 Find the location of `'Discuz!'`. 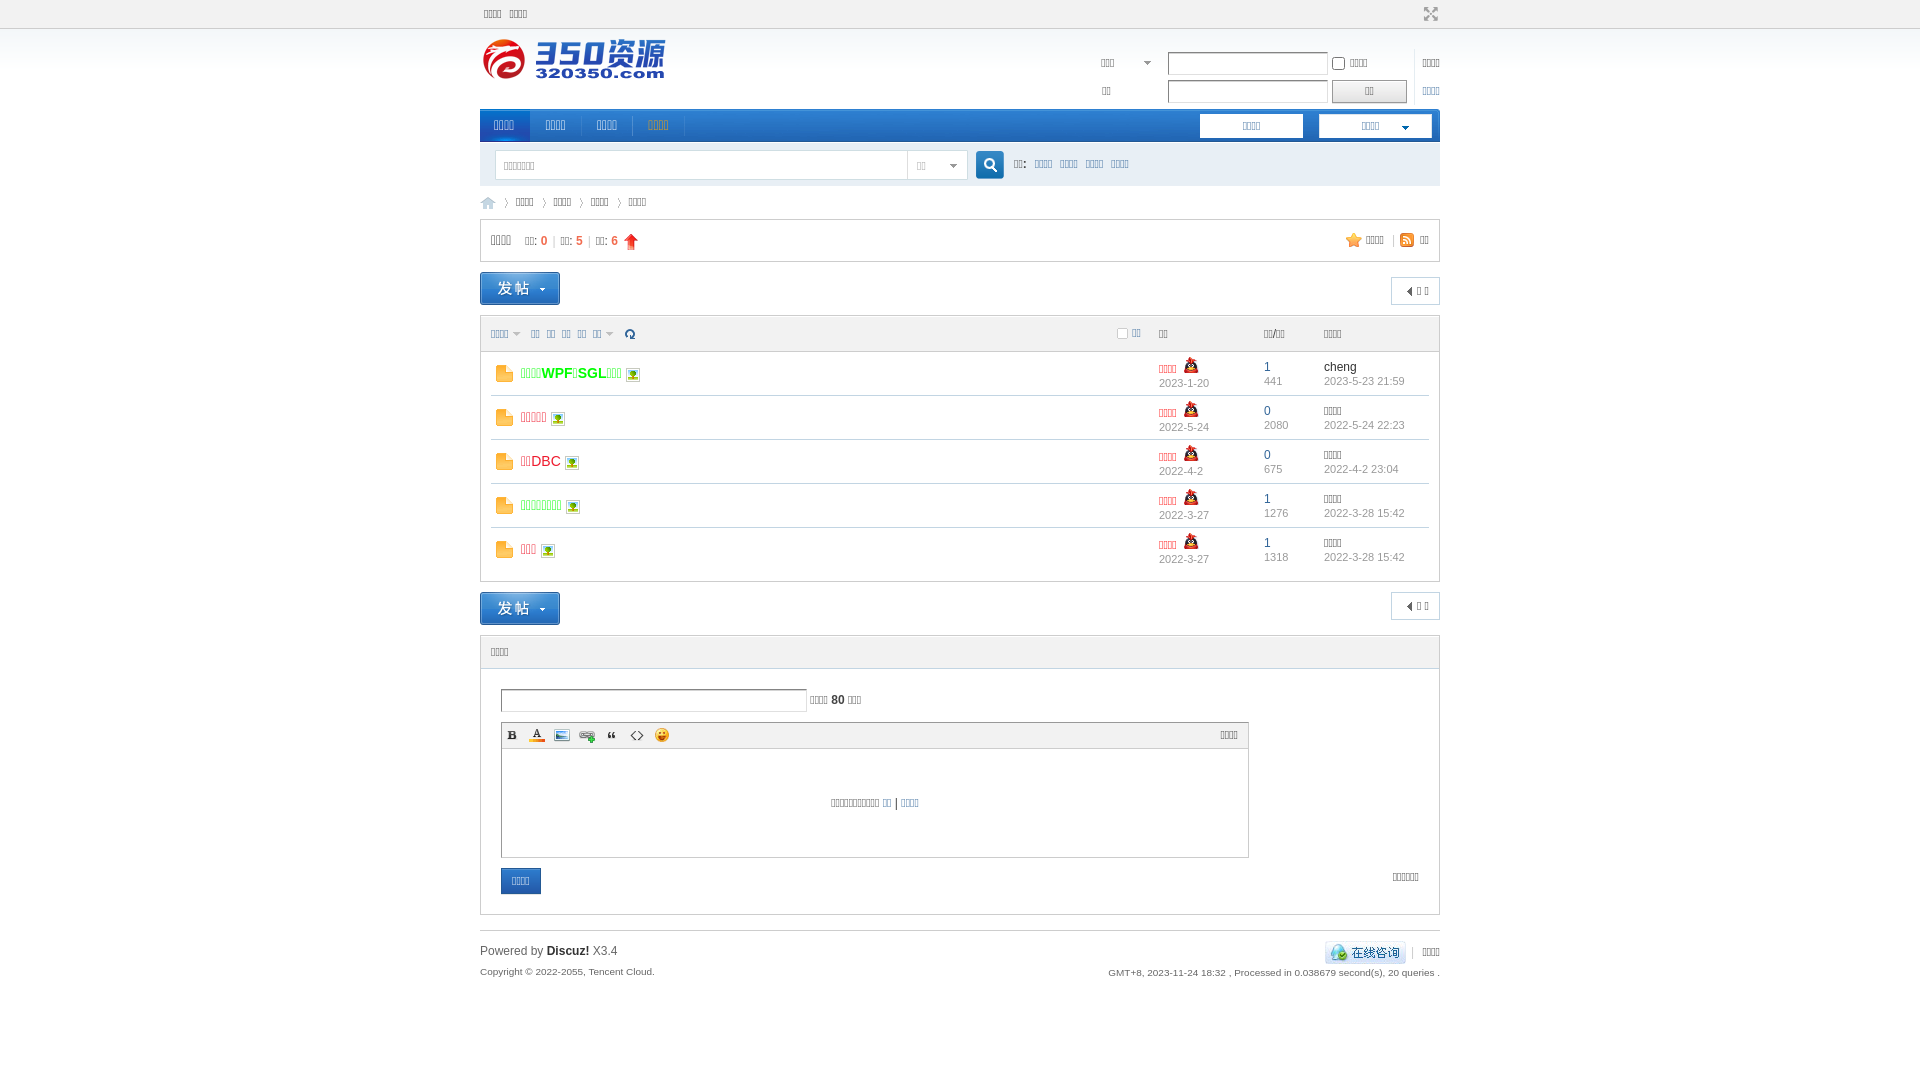

'Discuz!' is located at coordinates (567, 950).